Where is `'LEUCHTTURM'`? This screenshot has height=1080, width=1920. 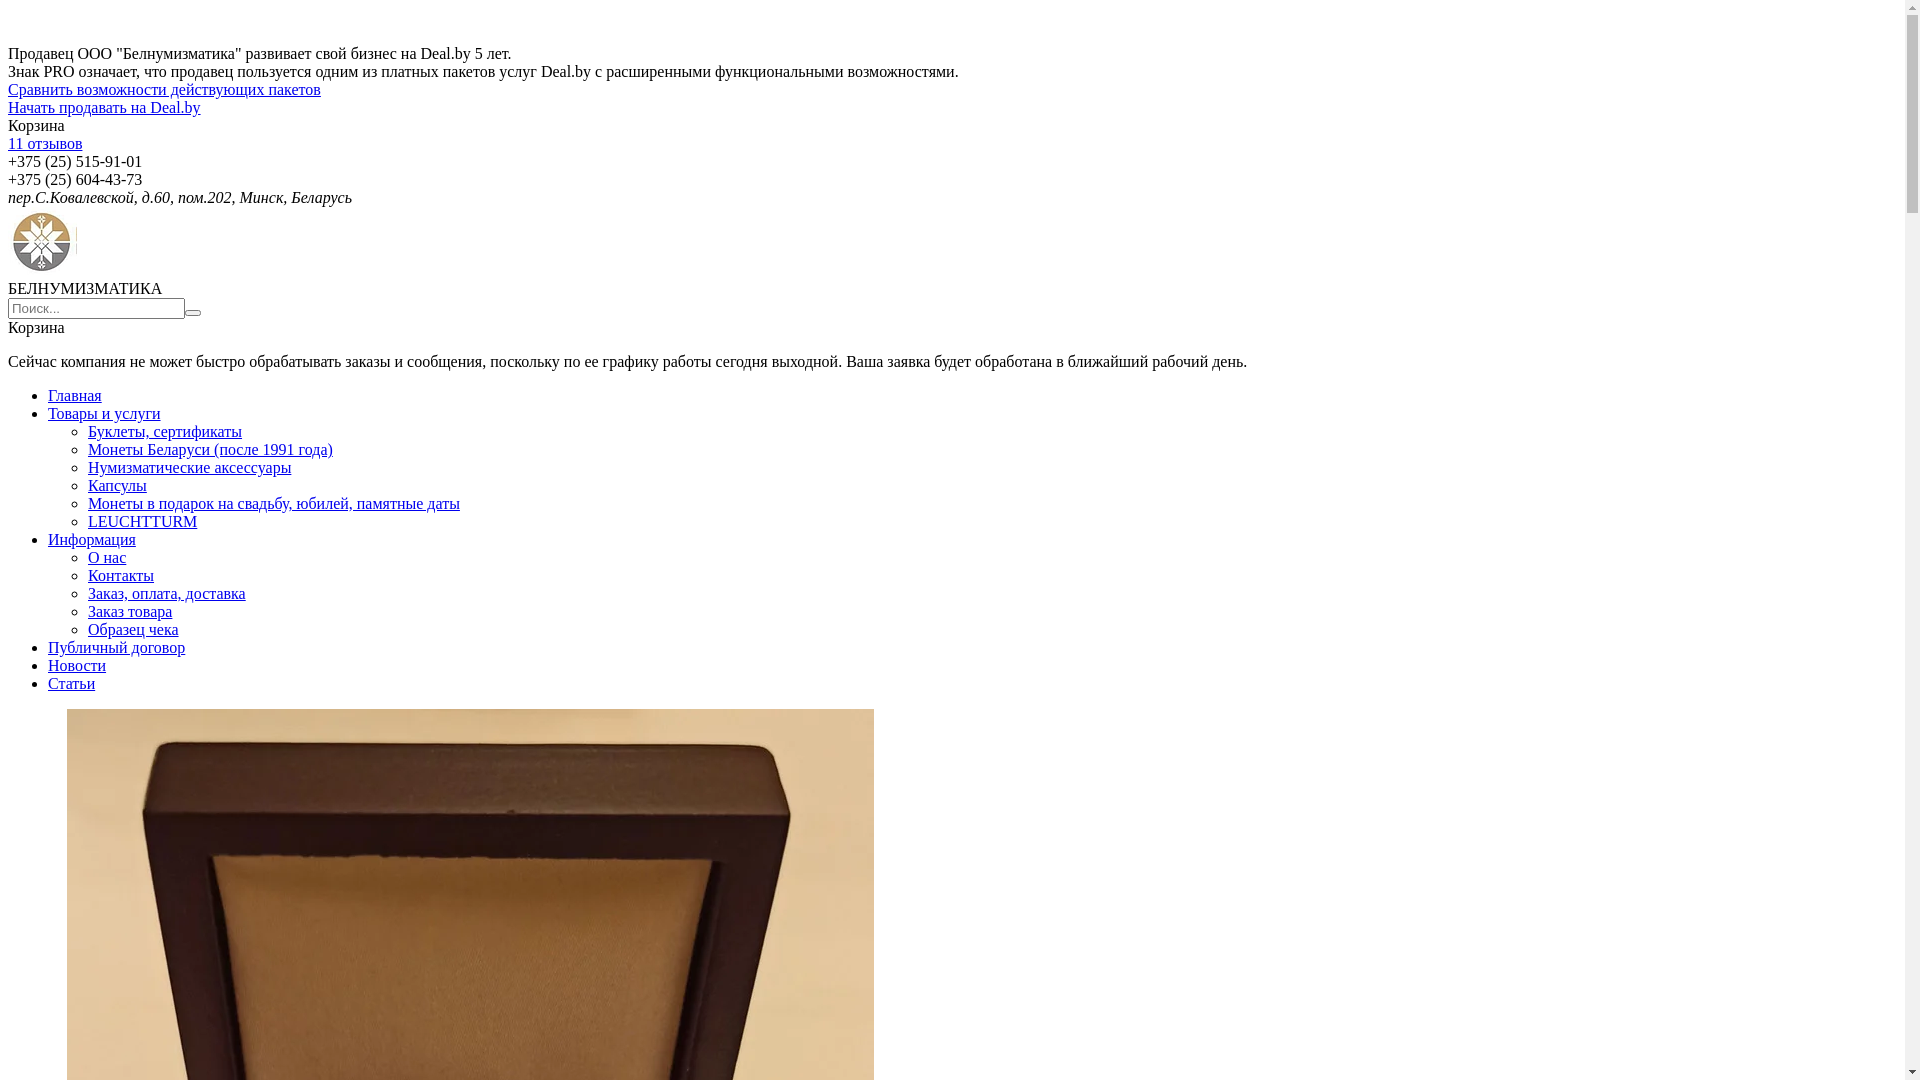 'LEUCHTTURM' is located at coordinates (141, 520).